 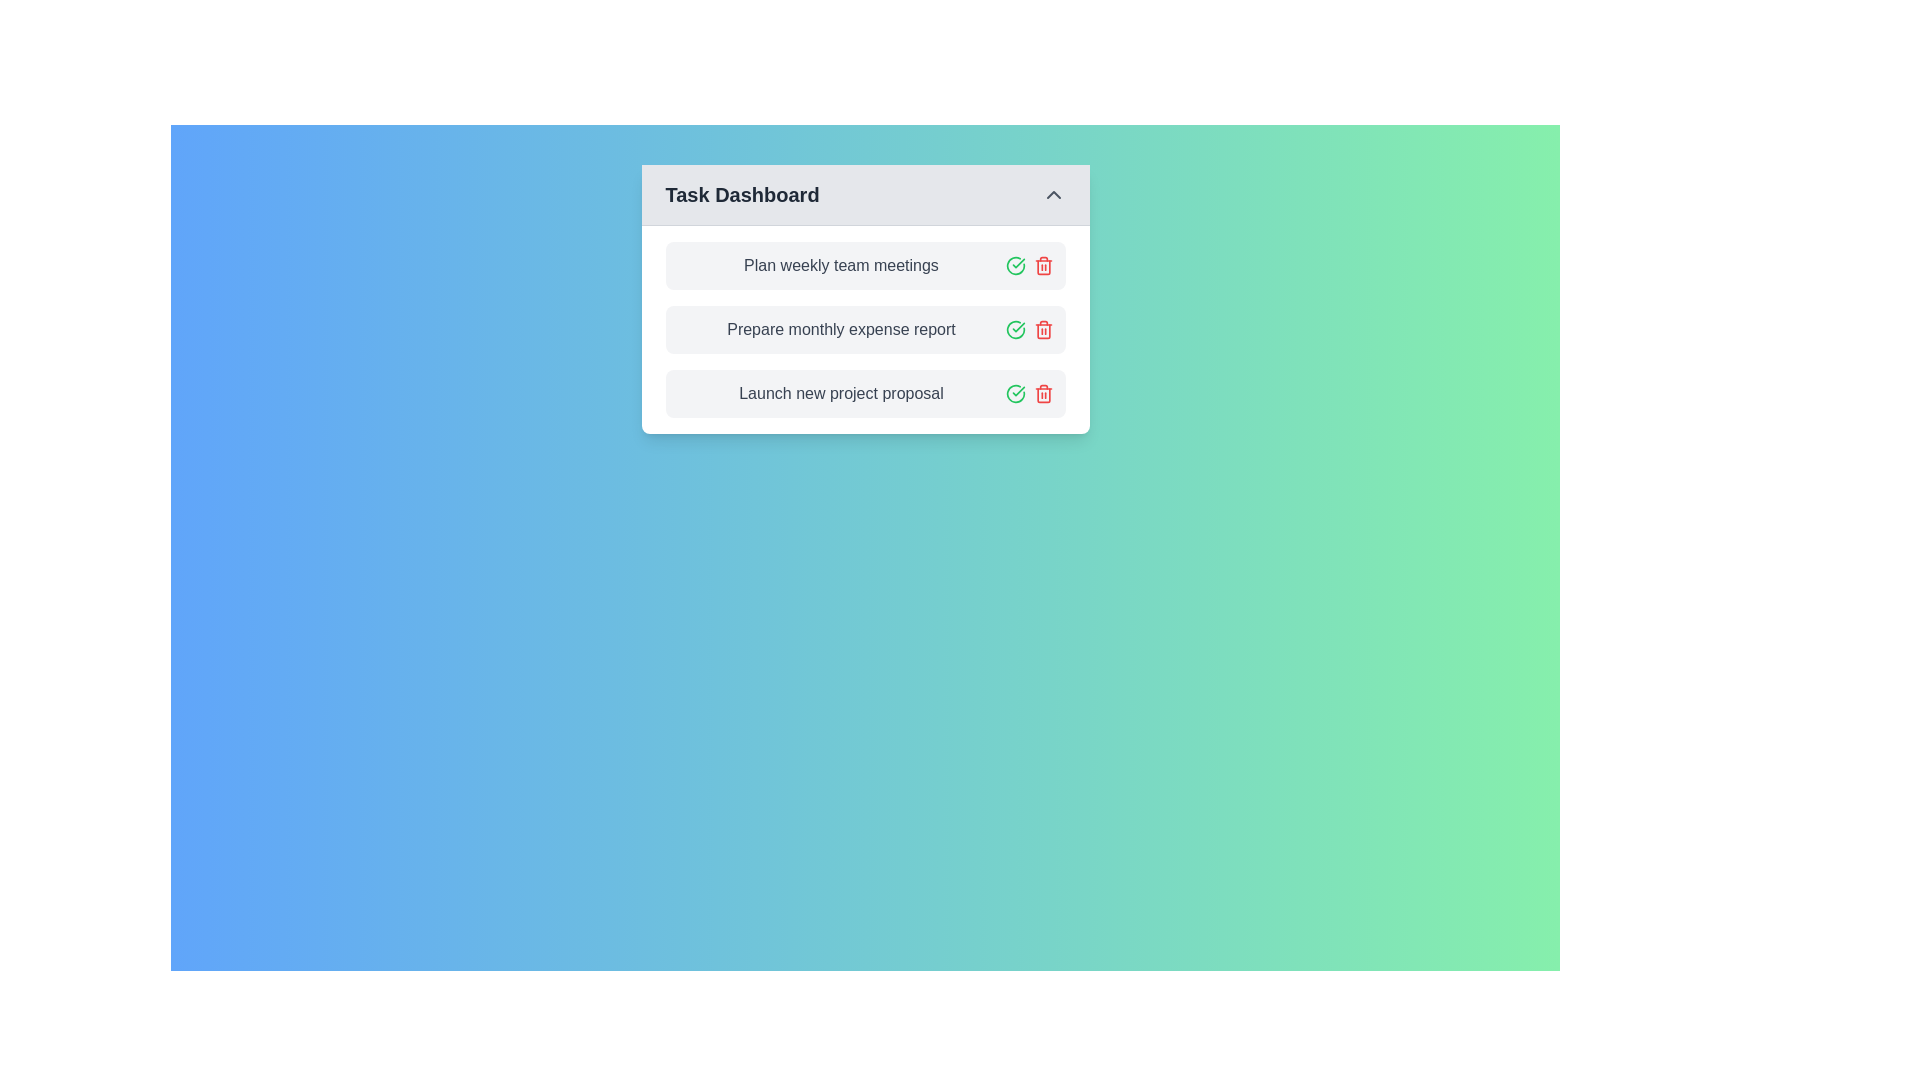 What do you see at coordinates (1029, 393) in the screenshot?
I see `the interactive icons (checkmark and trashcan) located on the far-right side of the 'Launch new project proposal' row in the Task Dashboard interface` at bounding box center [1029, 393].